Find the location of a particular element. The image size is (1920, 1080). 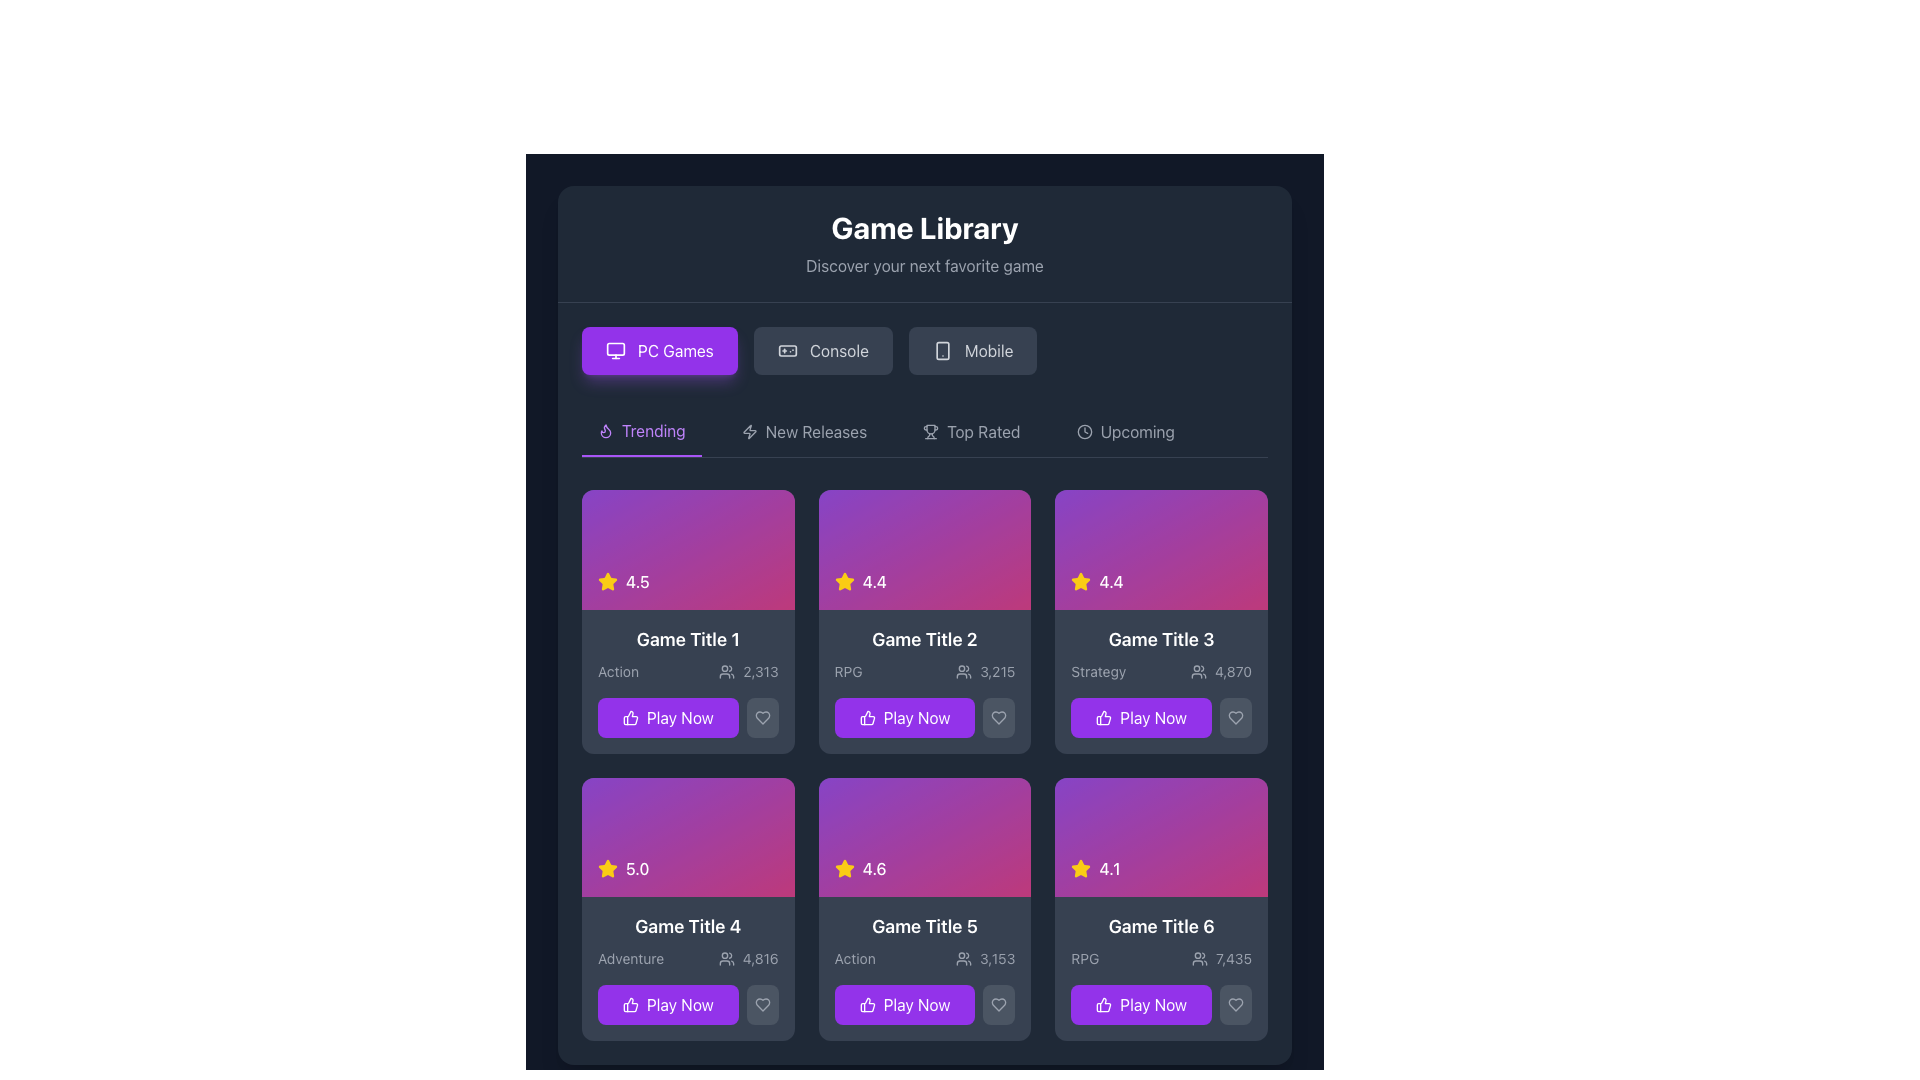

the heart-shaped Icon button located at the bottom of the card labeled 'Game Title 5' is located at coordinates (999, 1005).